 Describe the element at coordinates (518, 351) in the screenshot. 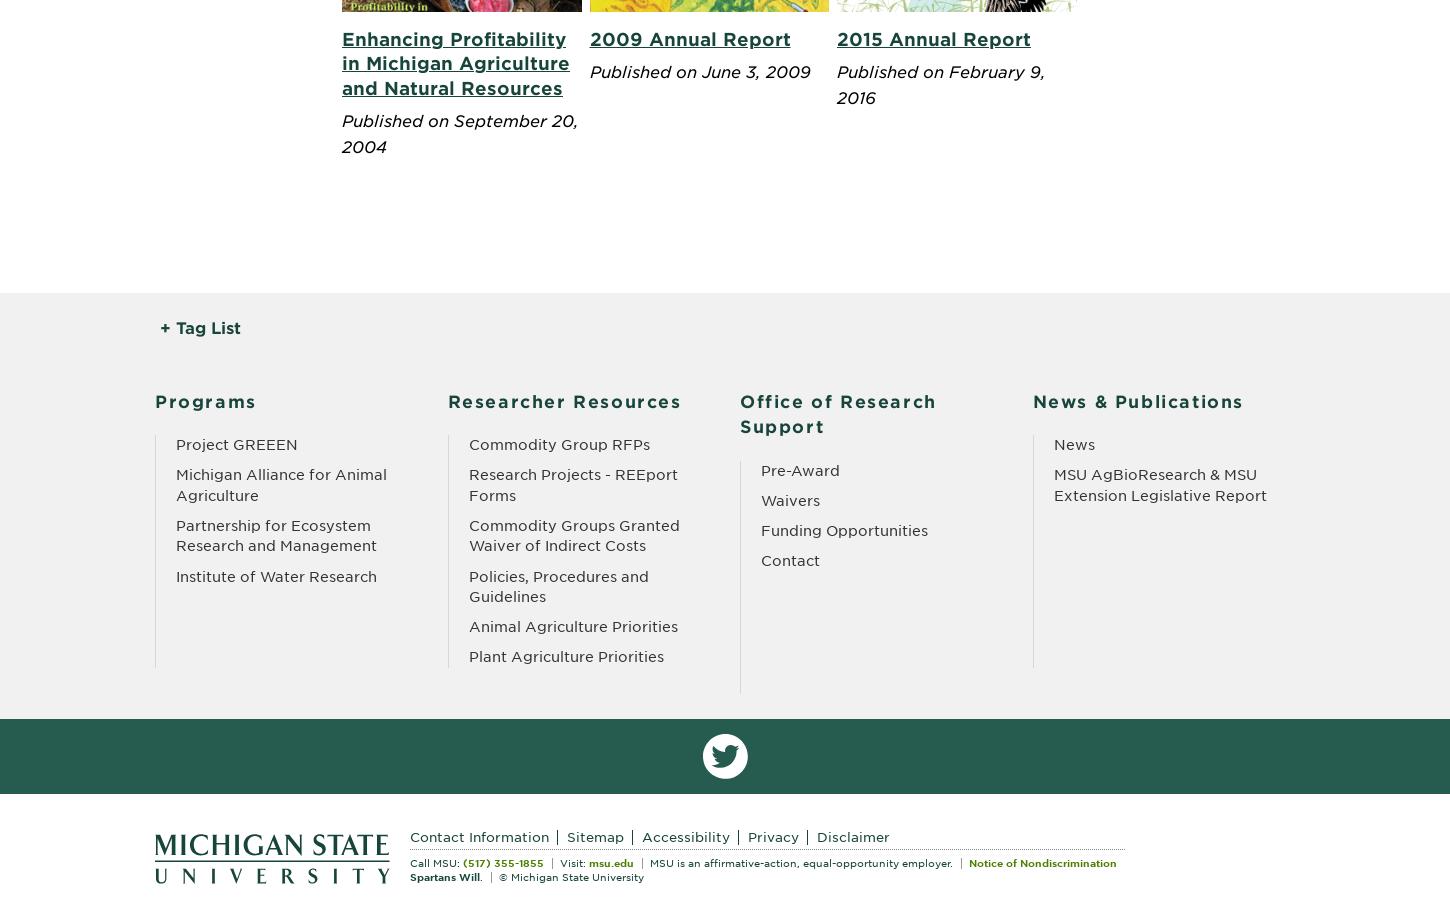

I see `'montcalm research center,'` at that location.